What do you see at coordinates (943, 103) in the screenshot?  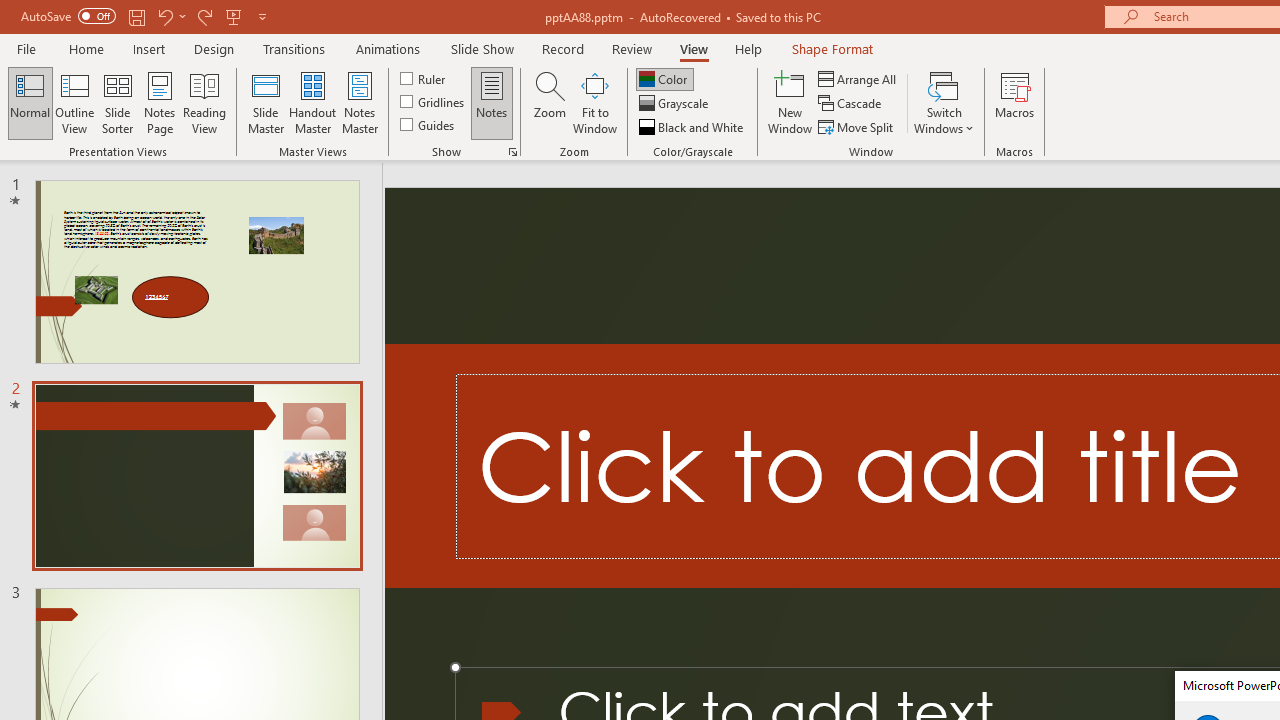 I see `'Switch Windows'` at bounding box center [943, 103].